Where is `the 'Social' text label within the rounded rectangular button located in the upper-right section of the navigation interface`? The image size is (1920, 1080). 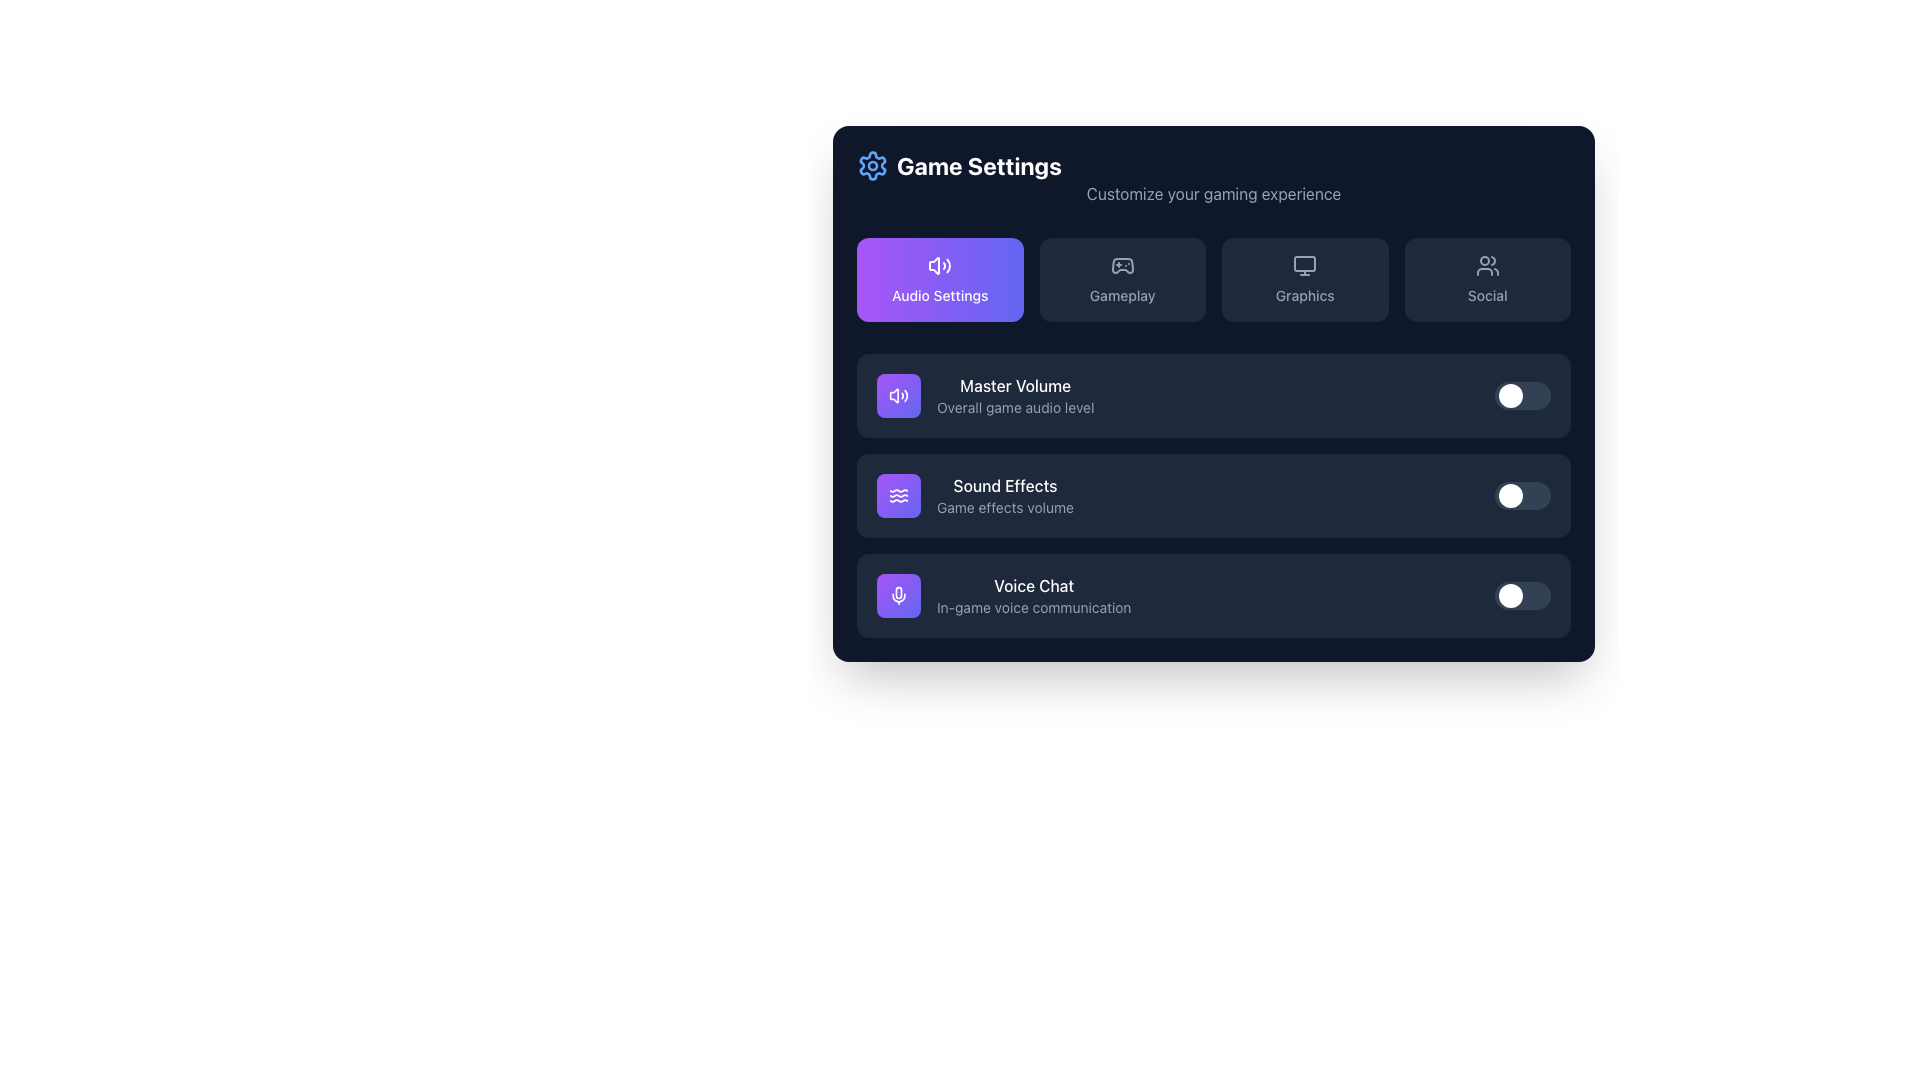
the 'Social' text label within the rounded rectangular button located in the upper-right section of the navigation interface is located at coordinates (1487, 296).